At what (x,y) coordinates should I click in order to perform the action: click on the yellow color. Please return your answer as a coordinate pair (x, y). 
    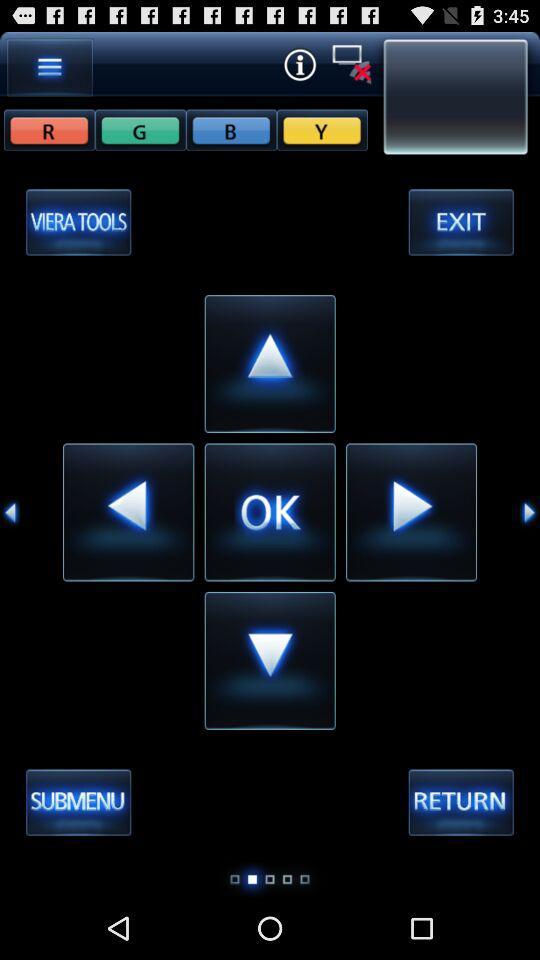
    Looking at the image, I should click on (322, 128).